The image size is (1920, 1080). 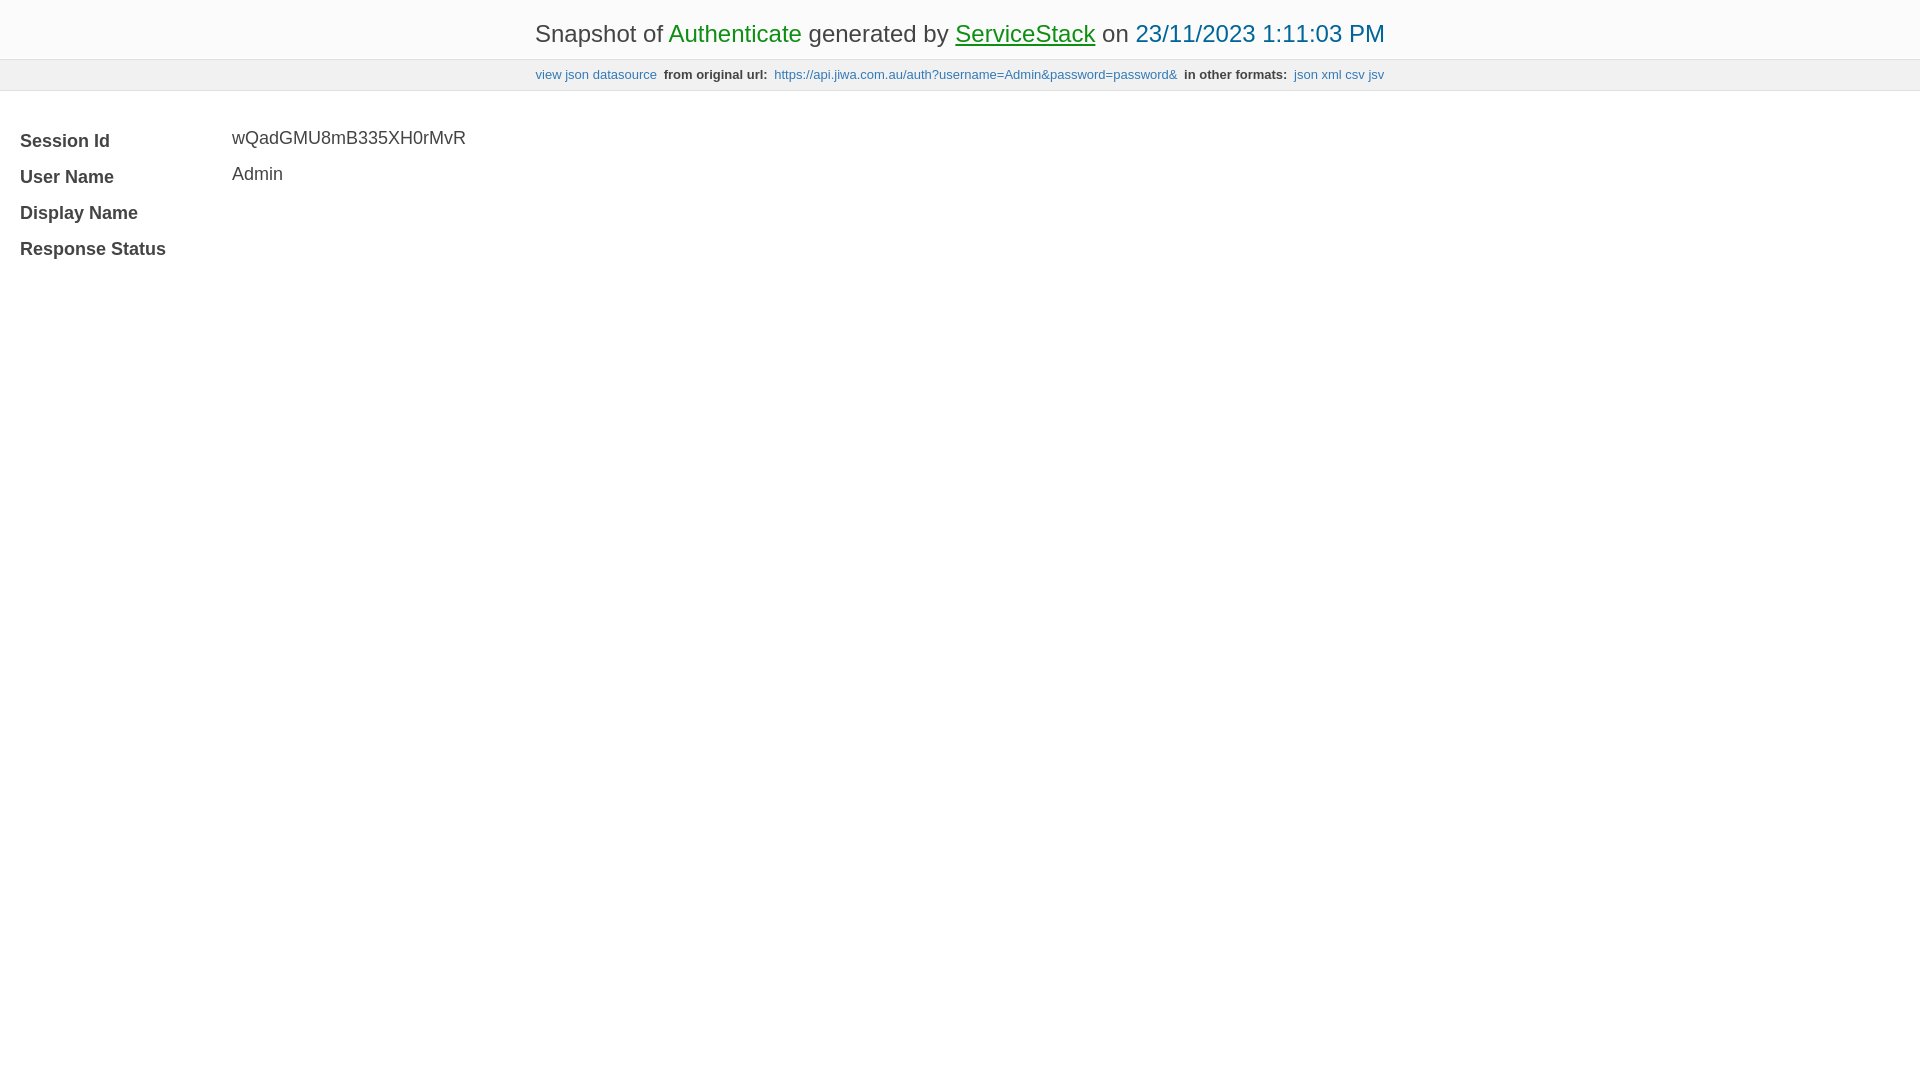 What do you see at coordinates (1375, 73) in the screenshot?
I see `'jsv'` at bounding box center [1375, 73].